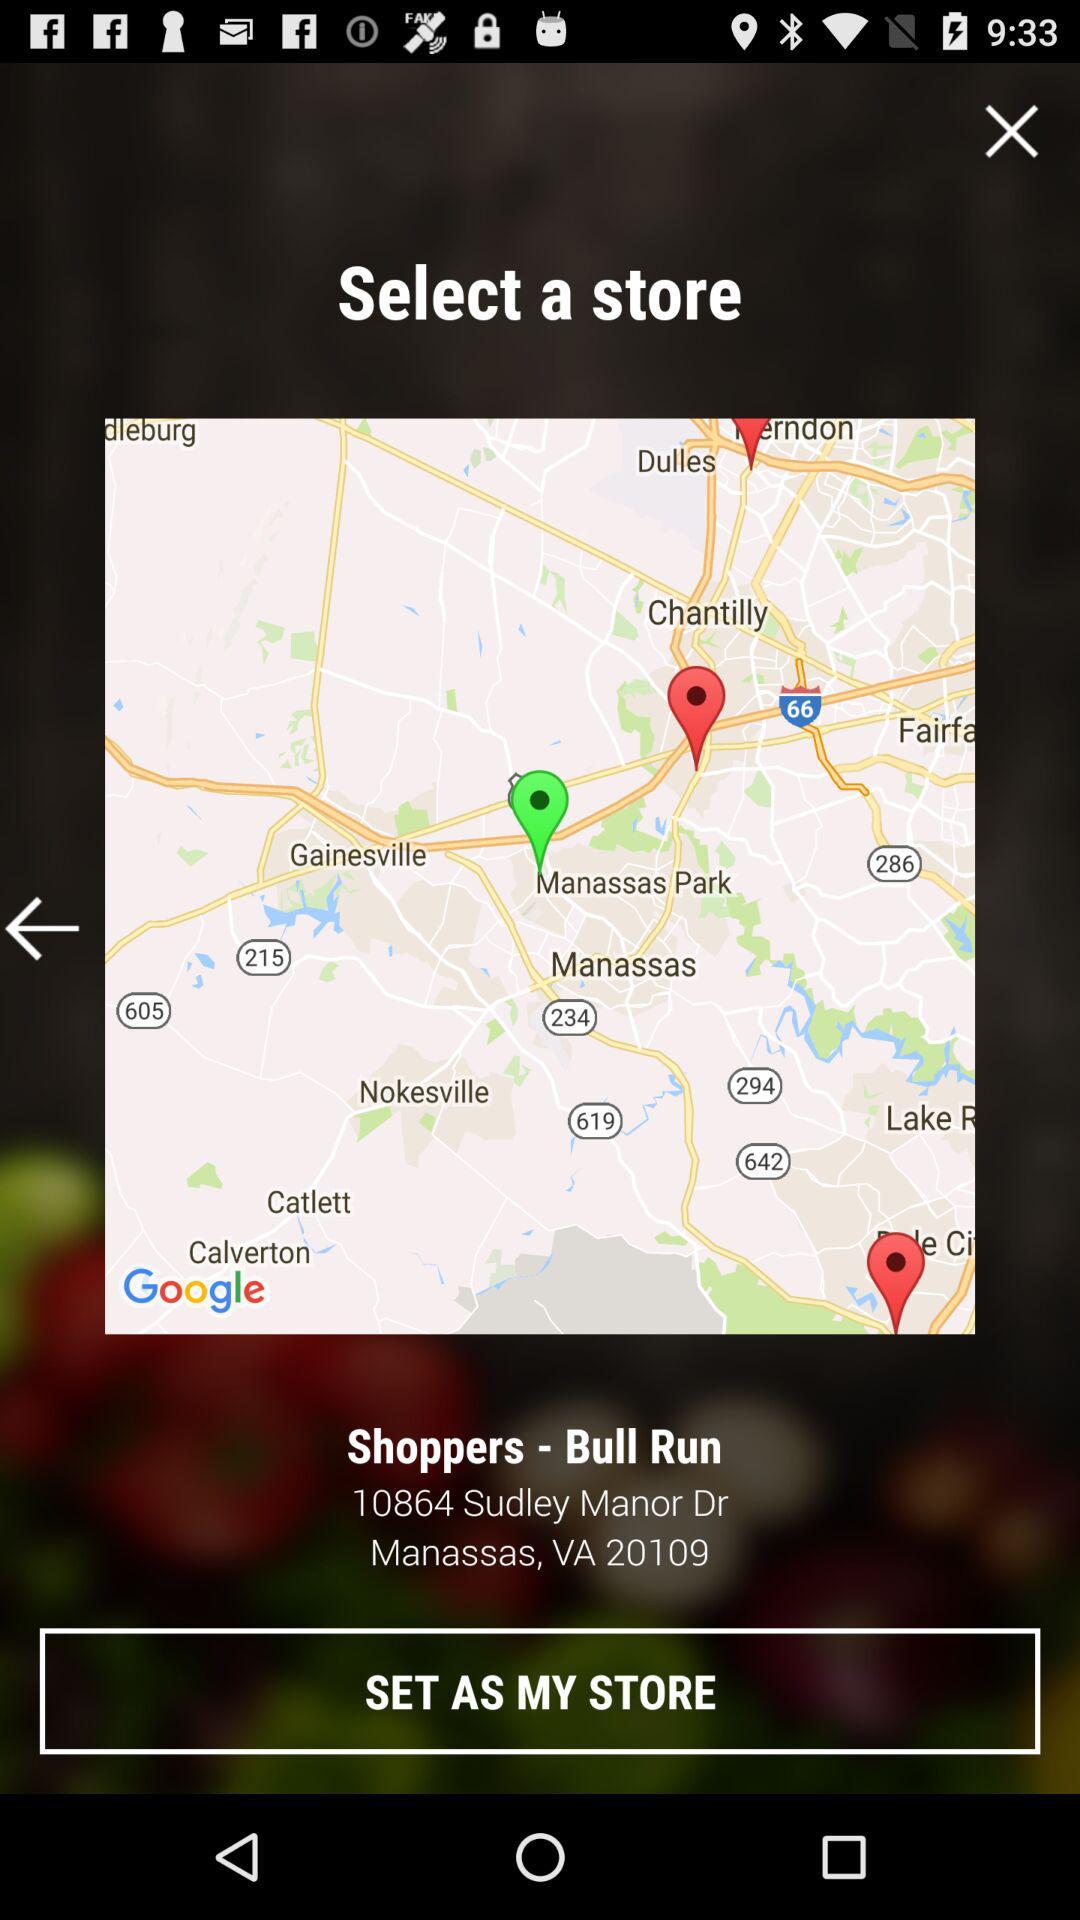  I want to click on it, so click(1011, 130).